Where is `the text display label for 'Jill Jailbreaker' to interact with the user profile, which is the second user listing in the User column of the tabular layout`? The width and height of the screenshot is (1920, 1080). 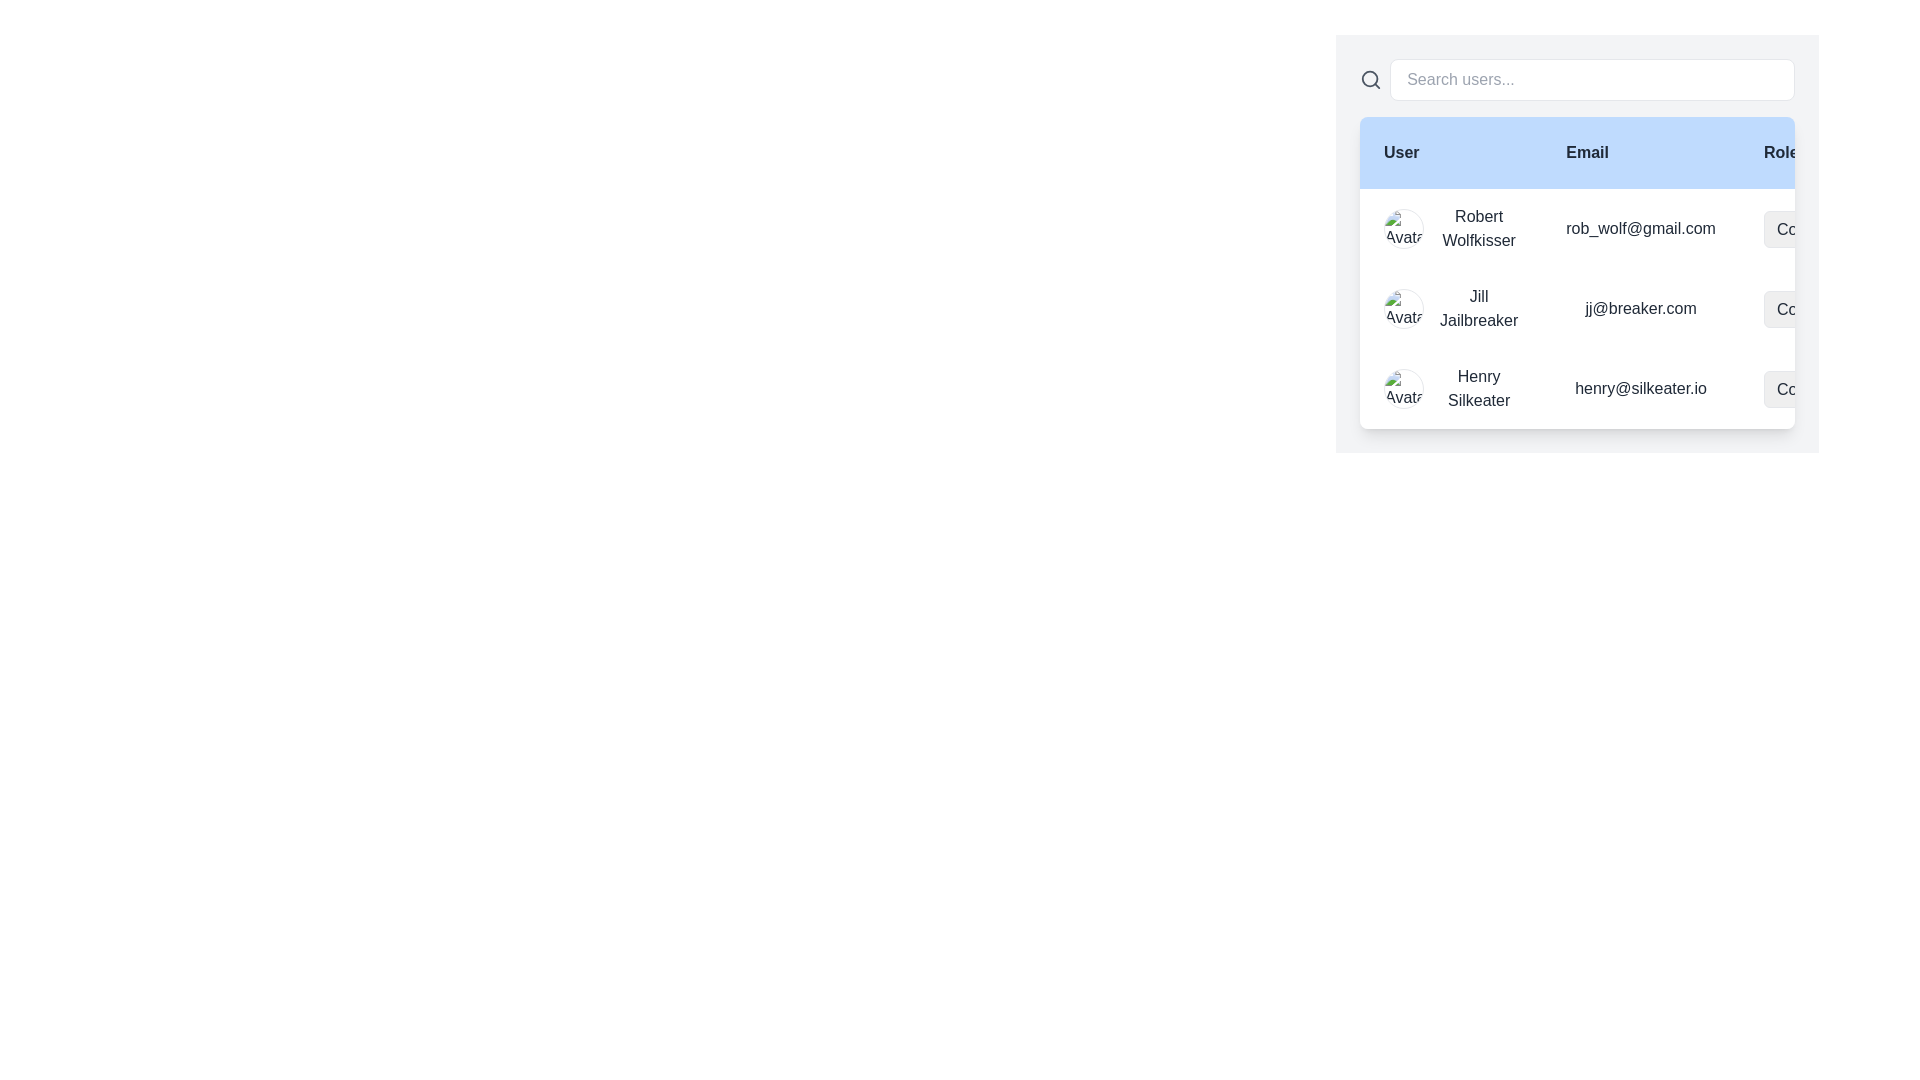 the text display label for 'Jill Jailbreaker' to interact with the user profile, which is the second user listing in the User column of the tabular layout is located at coordinates (1451, 308).